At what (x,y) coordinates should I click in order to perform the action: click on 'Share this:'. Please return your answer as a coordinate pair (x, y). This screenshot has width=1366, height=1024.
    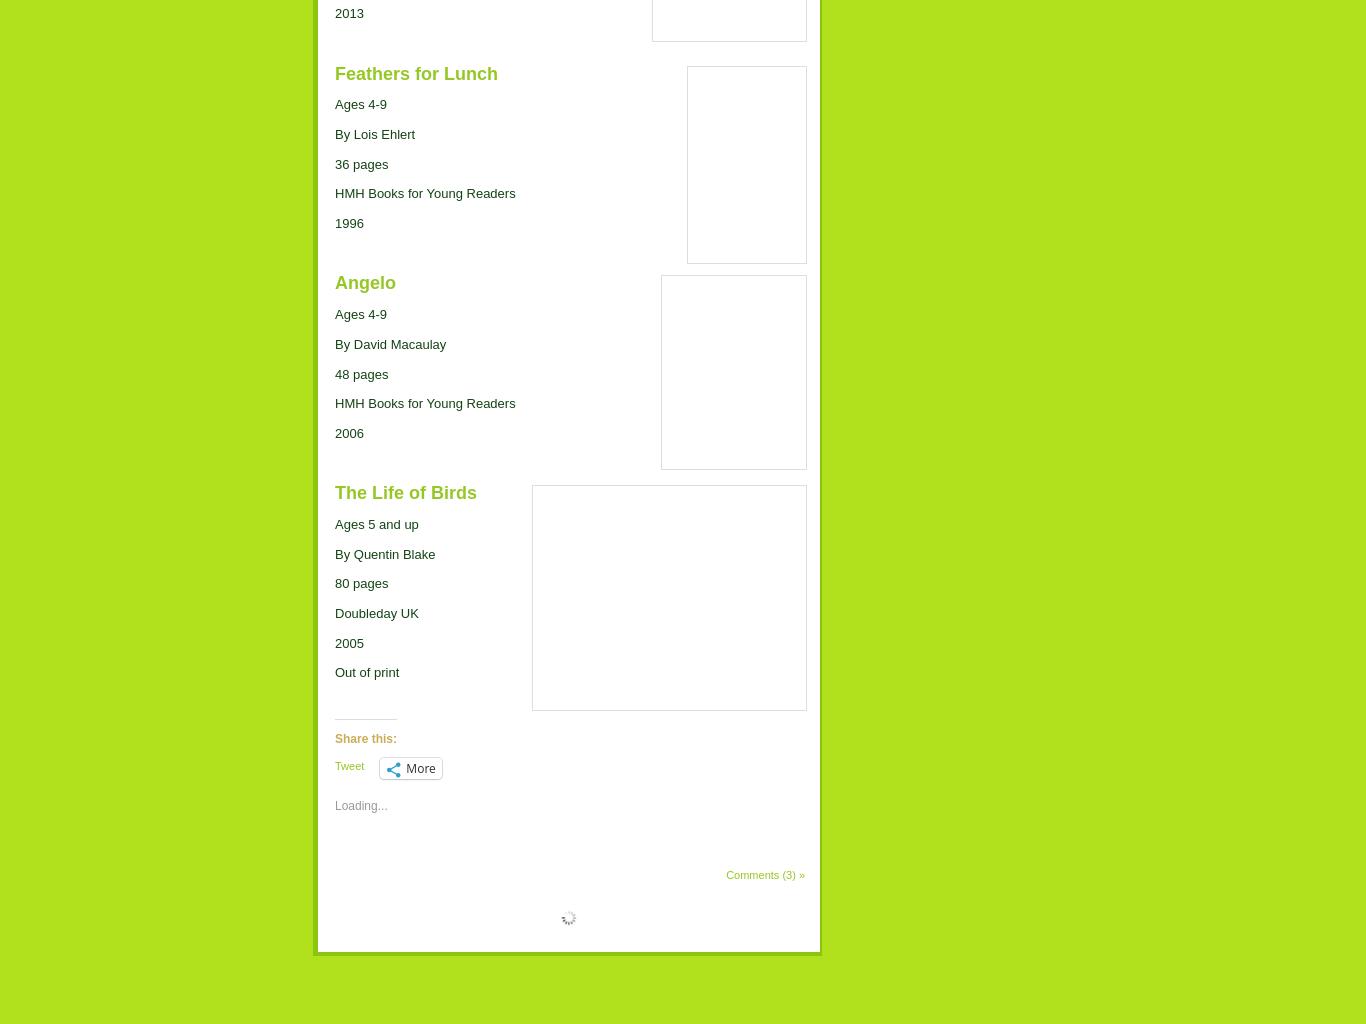
    Looking at the image, I should click on (364, 736).